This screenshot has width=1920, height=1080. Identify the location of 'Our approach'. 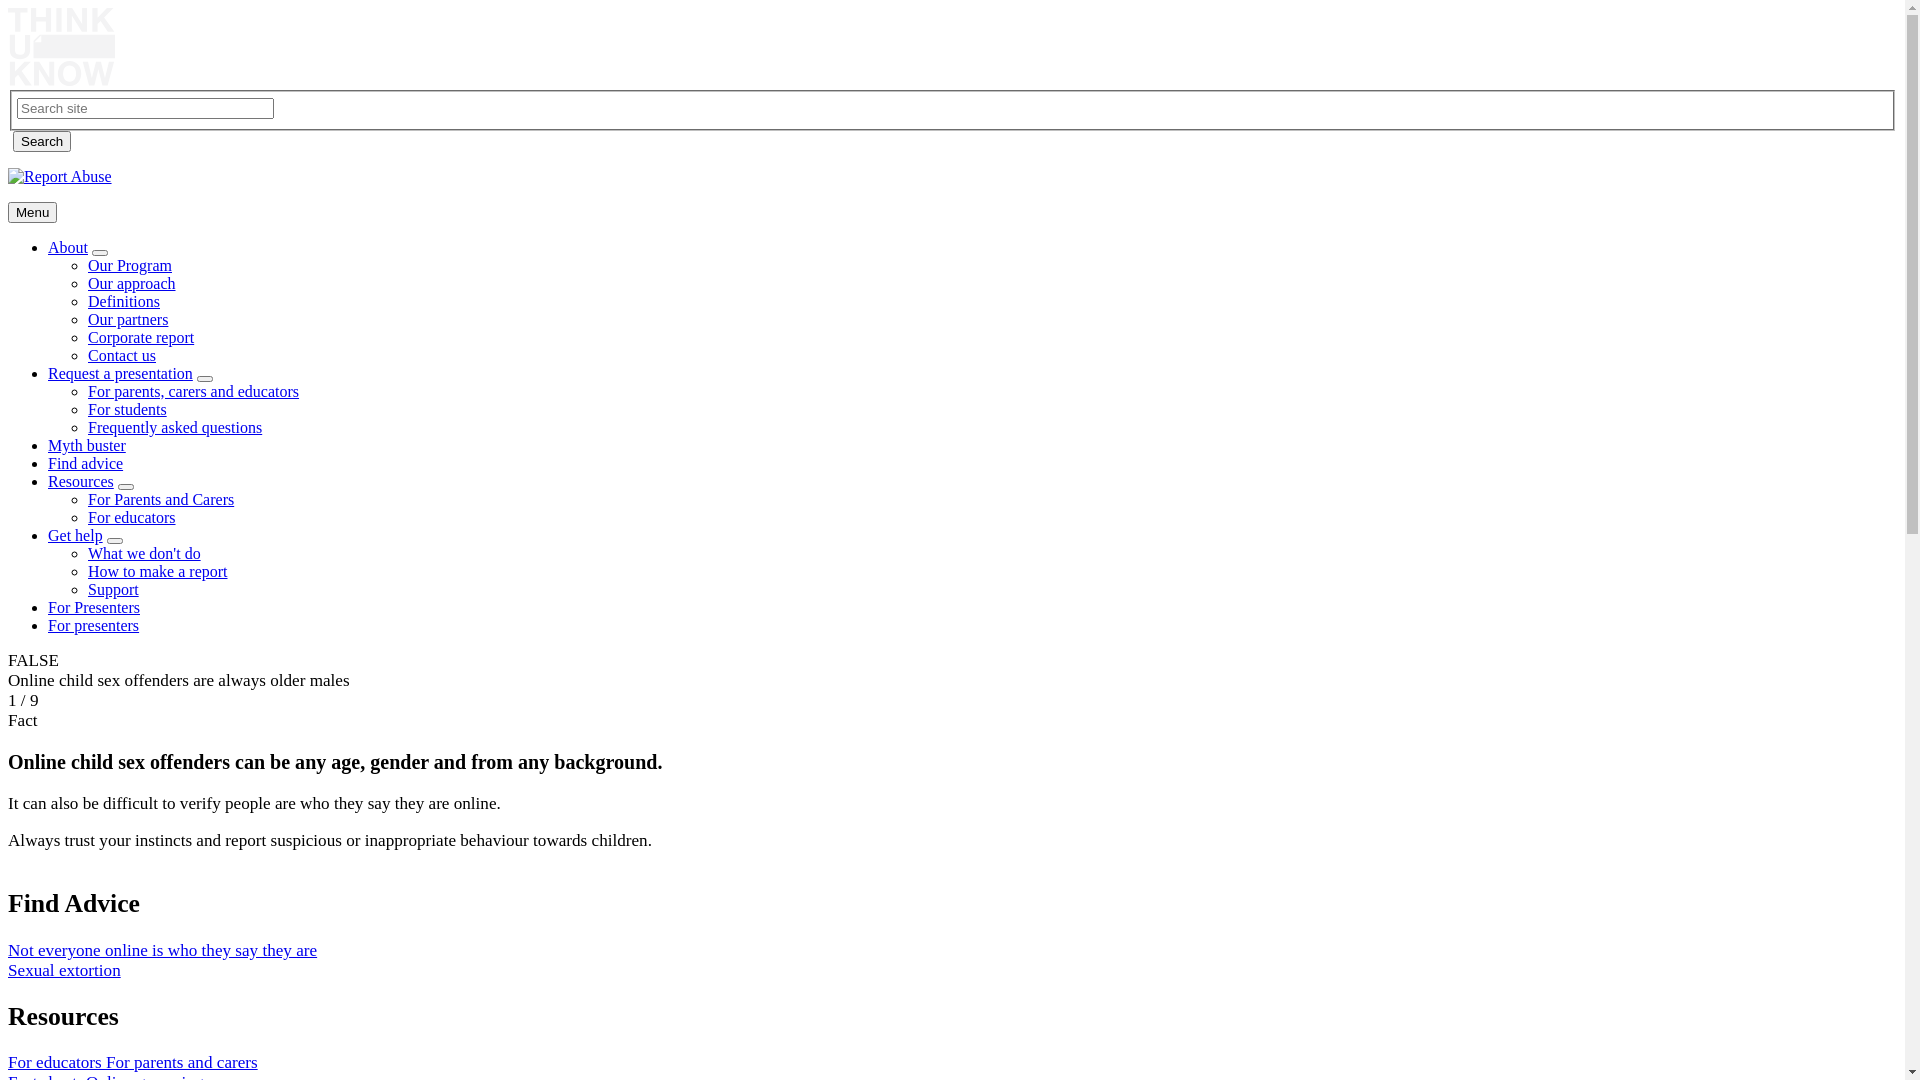
(86, 283).